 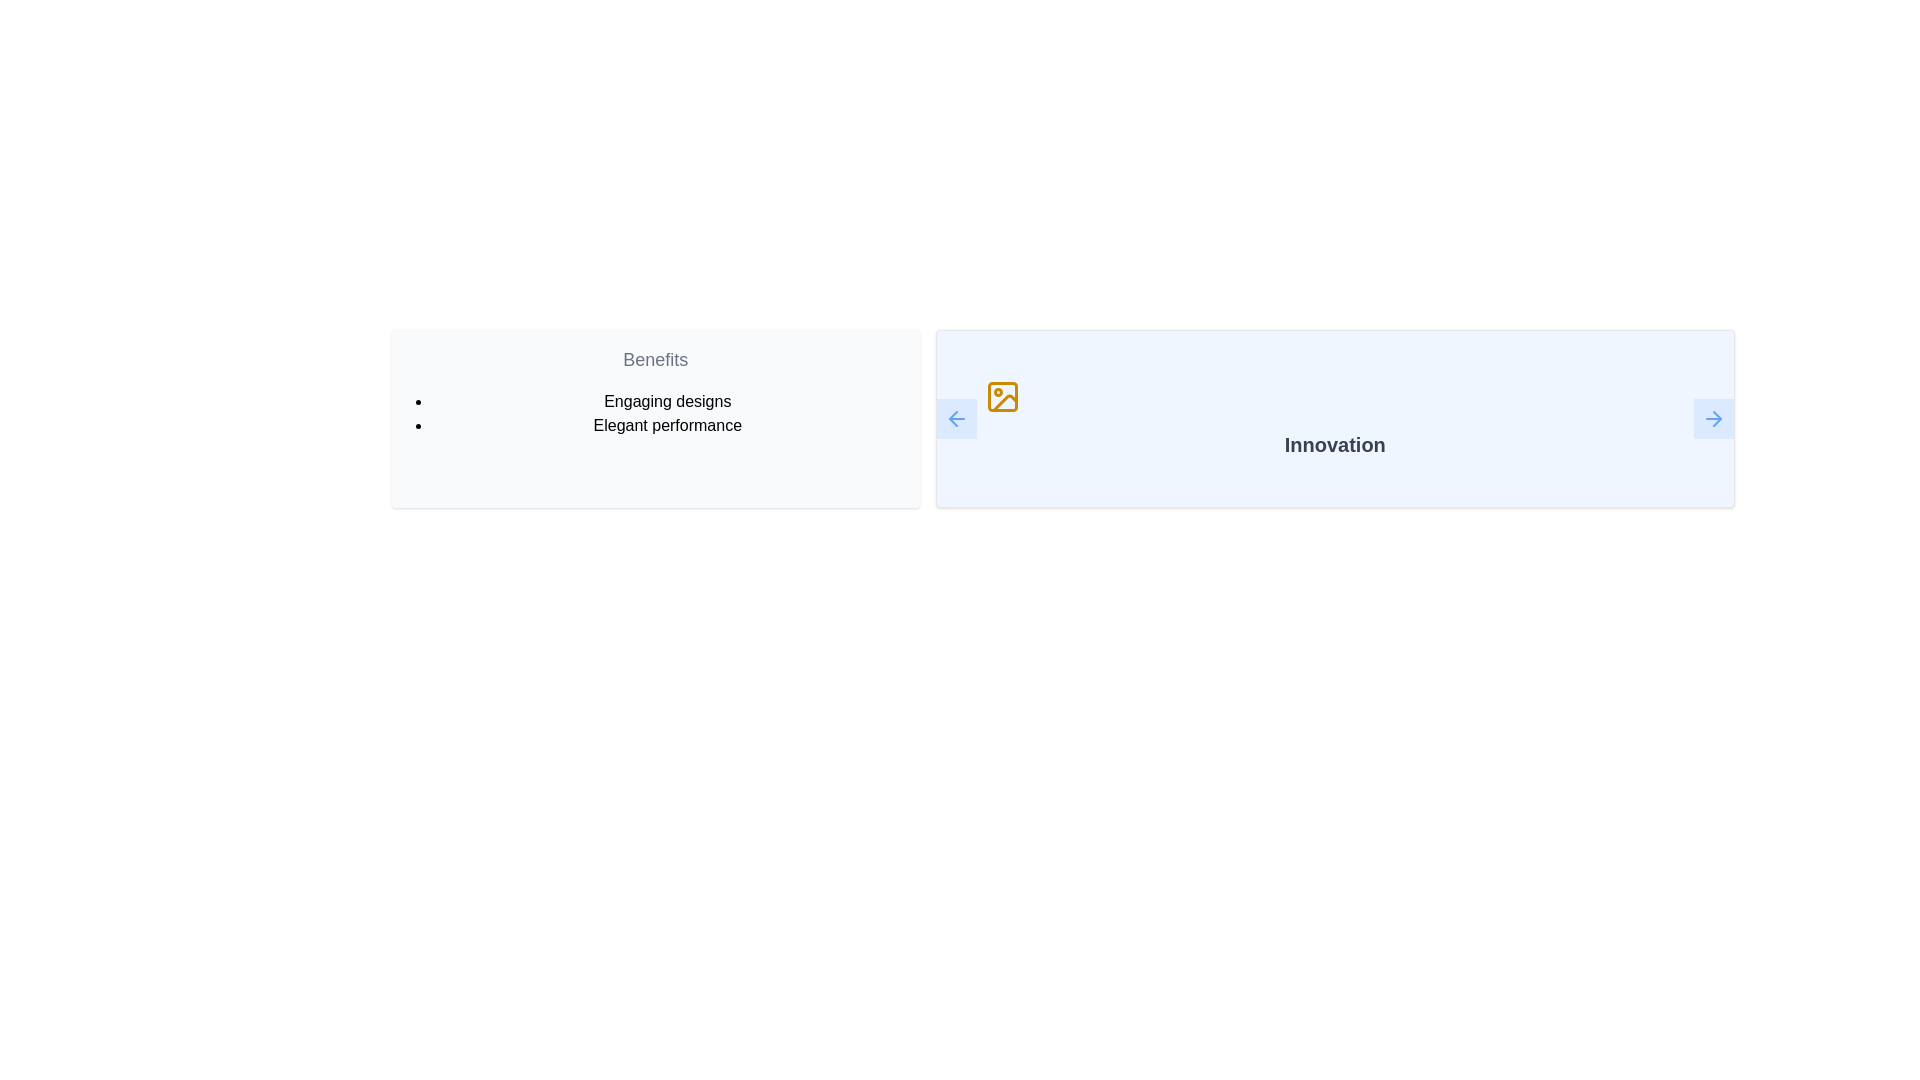 I want to click on text content of the bulleted list containing 'Engaging designs' and 'Elegant performance' located in the 'Benefits' section, so click(x=655, y=412).